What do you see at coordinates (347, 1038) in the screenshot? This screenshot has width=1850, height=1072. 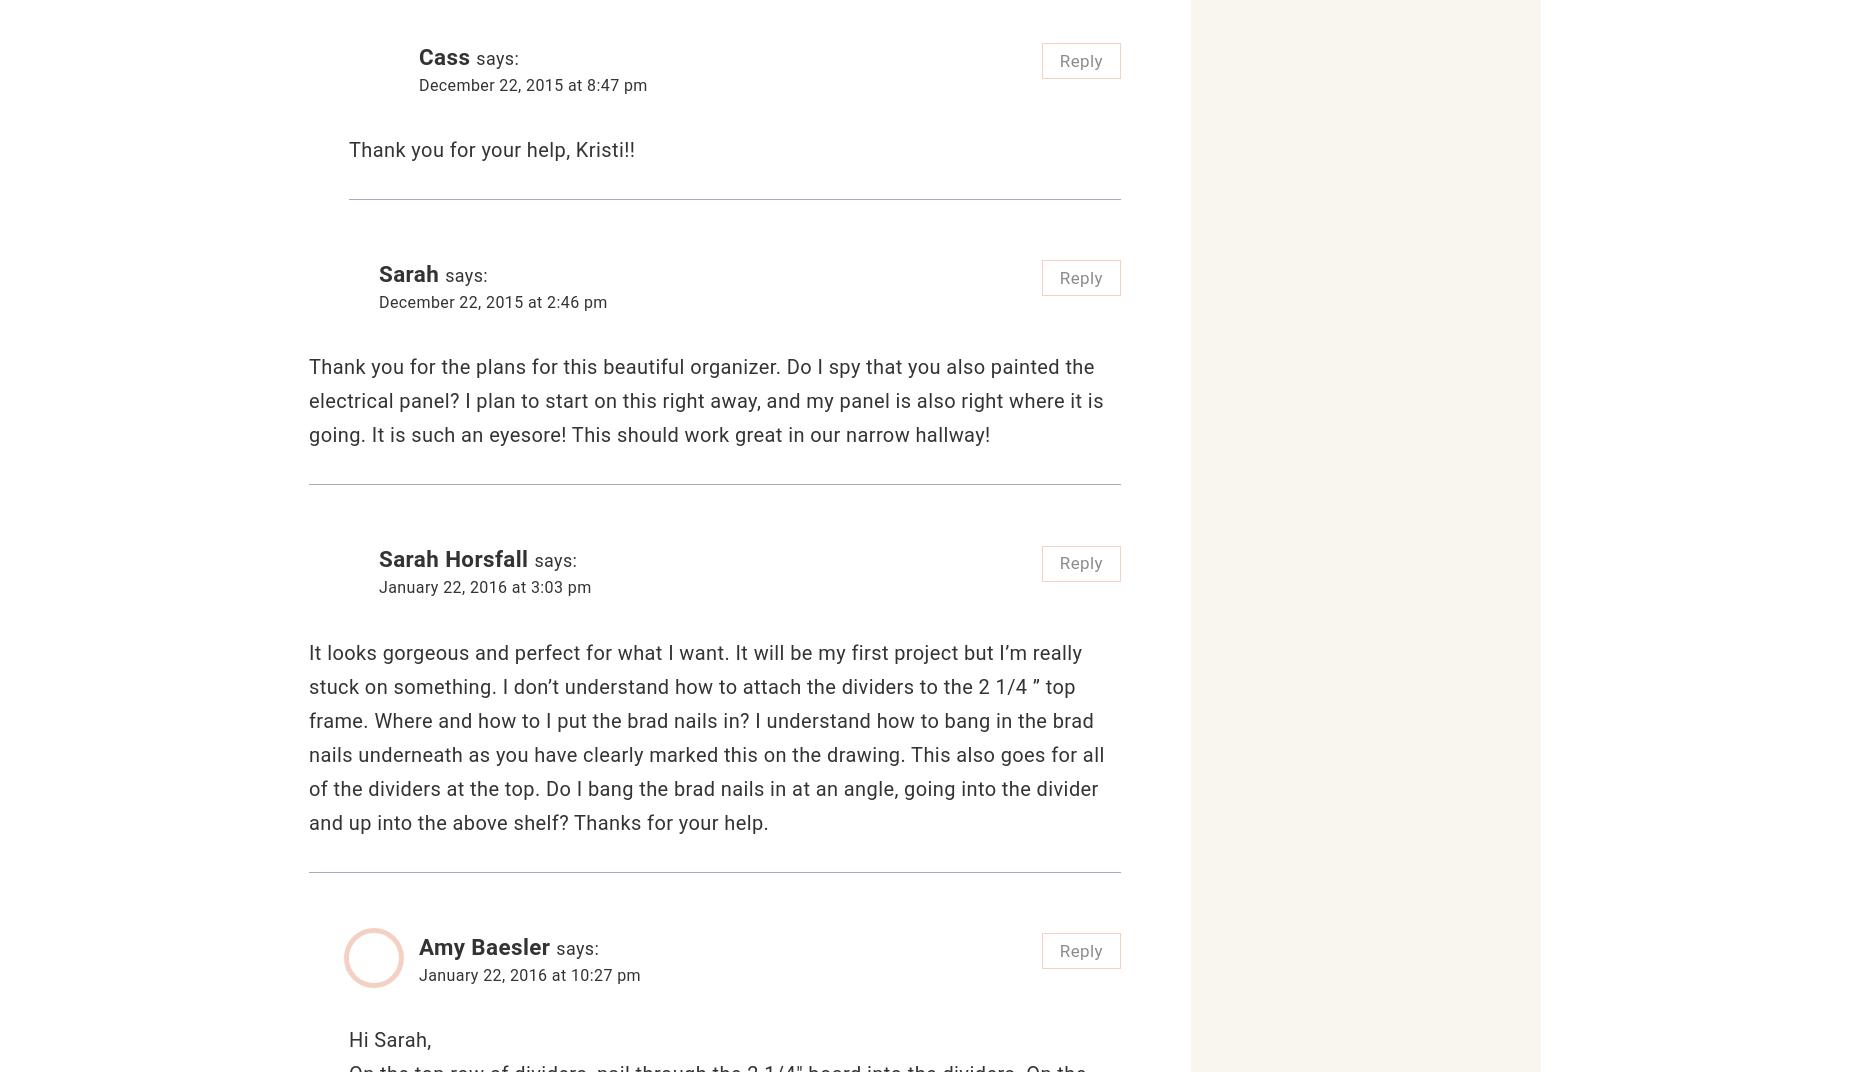 I see `'Hi Sarah,'` at bounding box center [347, 1038].